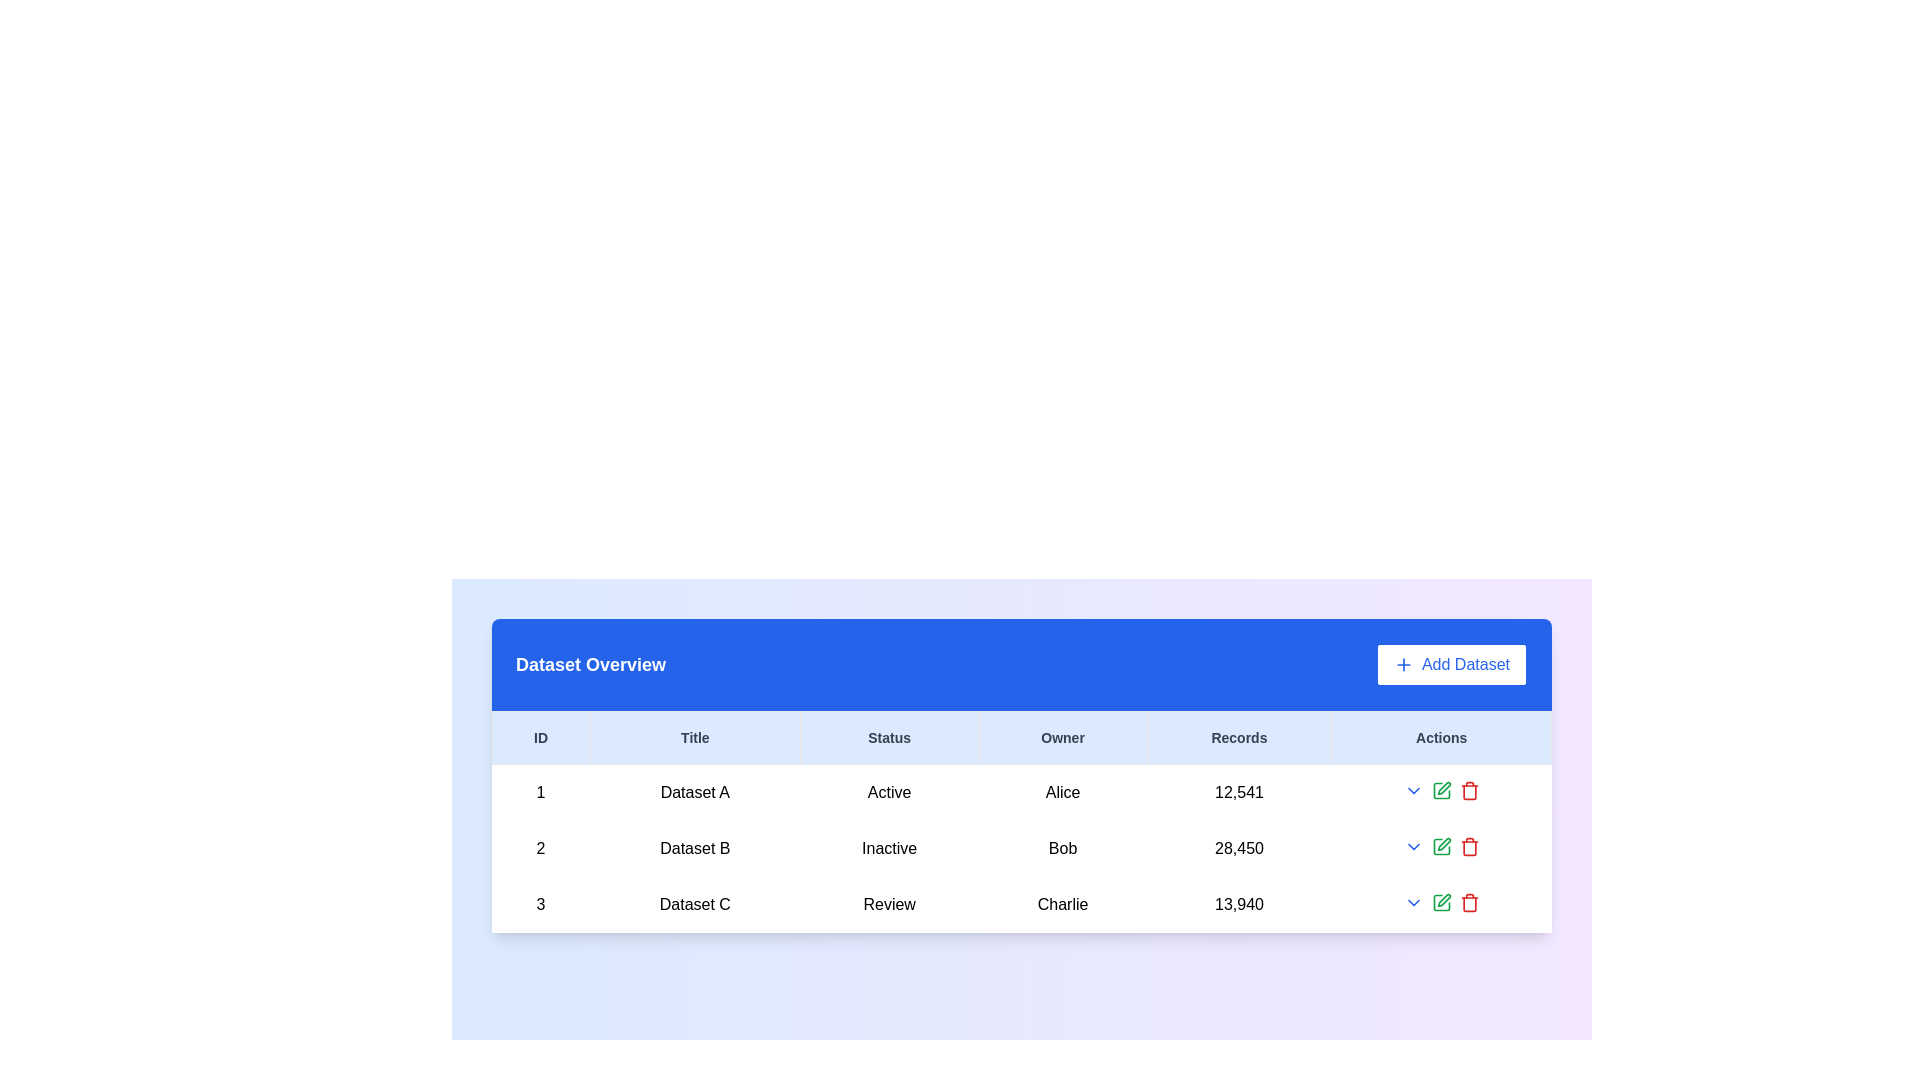 This screenshot has width=1920, height=1080. What do you see at coordinates (1451, 664) in the screenshot?
I see `the 'Add Dataset' button, which has a white background, blue border, and a plus icon, located at the top-right corner next to 'Dataset Overview'` at bounding box center [1451, 664].